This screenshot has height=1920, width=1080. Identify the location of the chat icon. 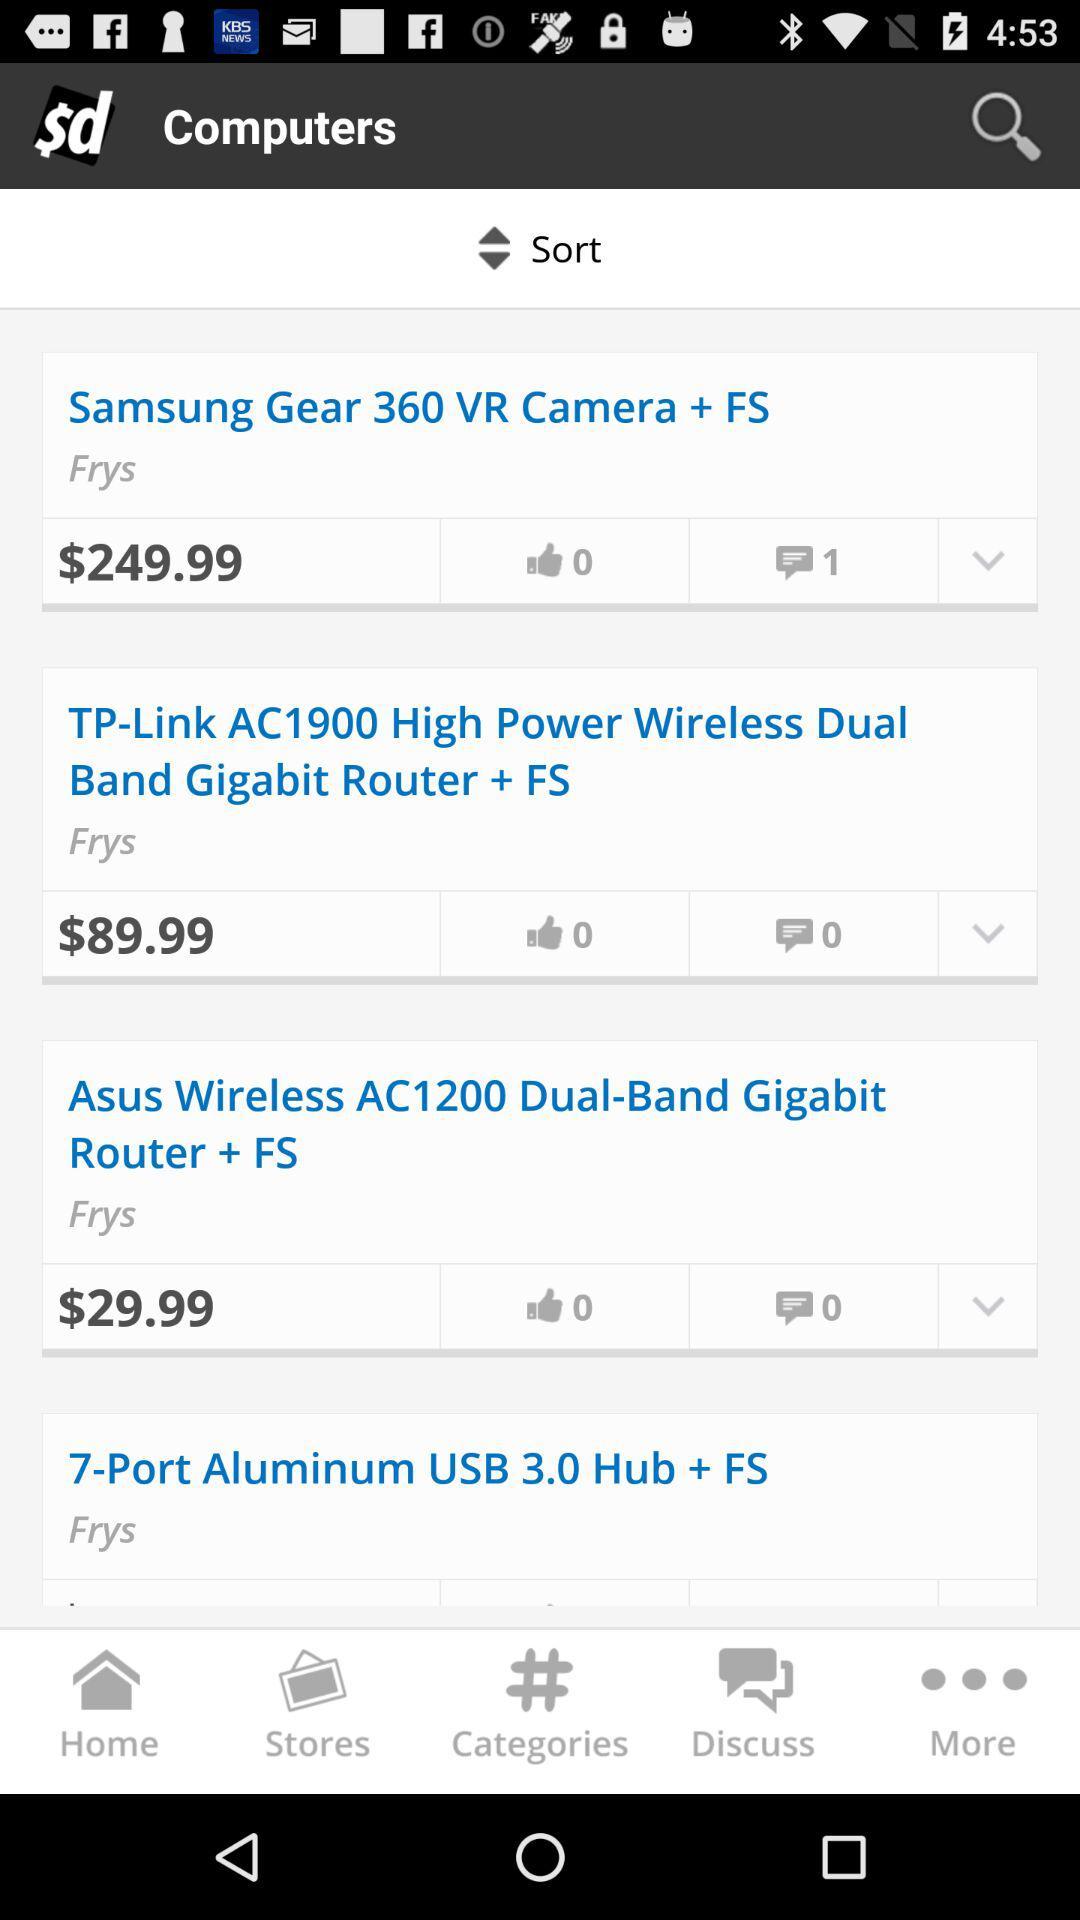
(756, 1836).